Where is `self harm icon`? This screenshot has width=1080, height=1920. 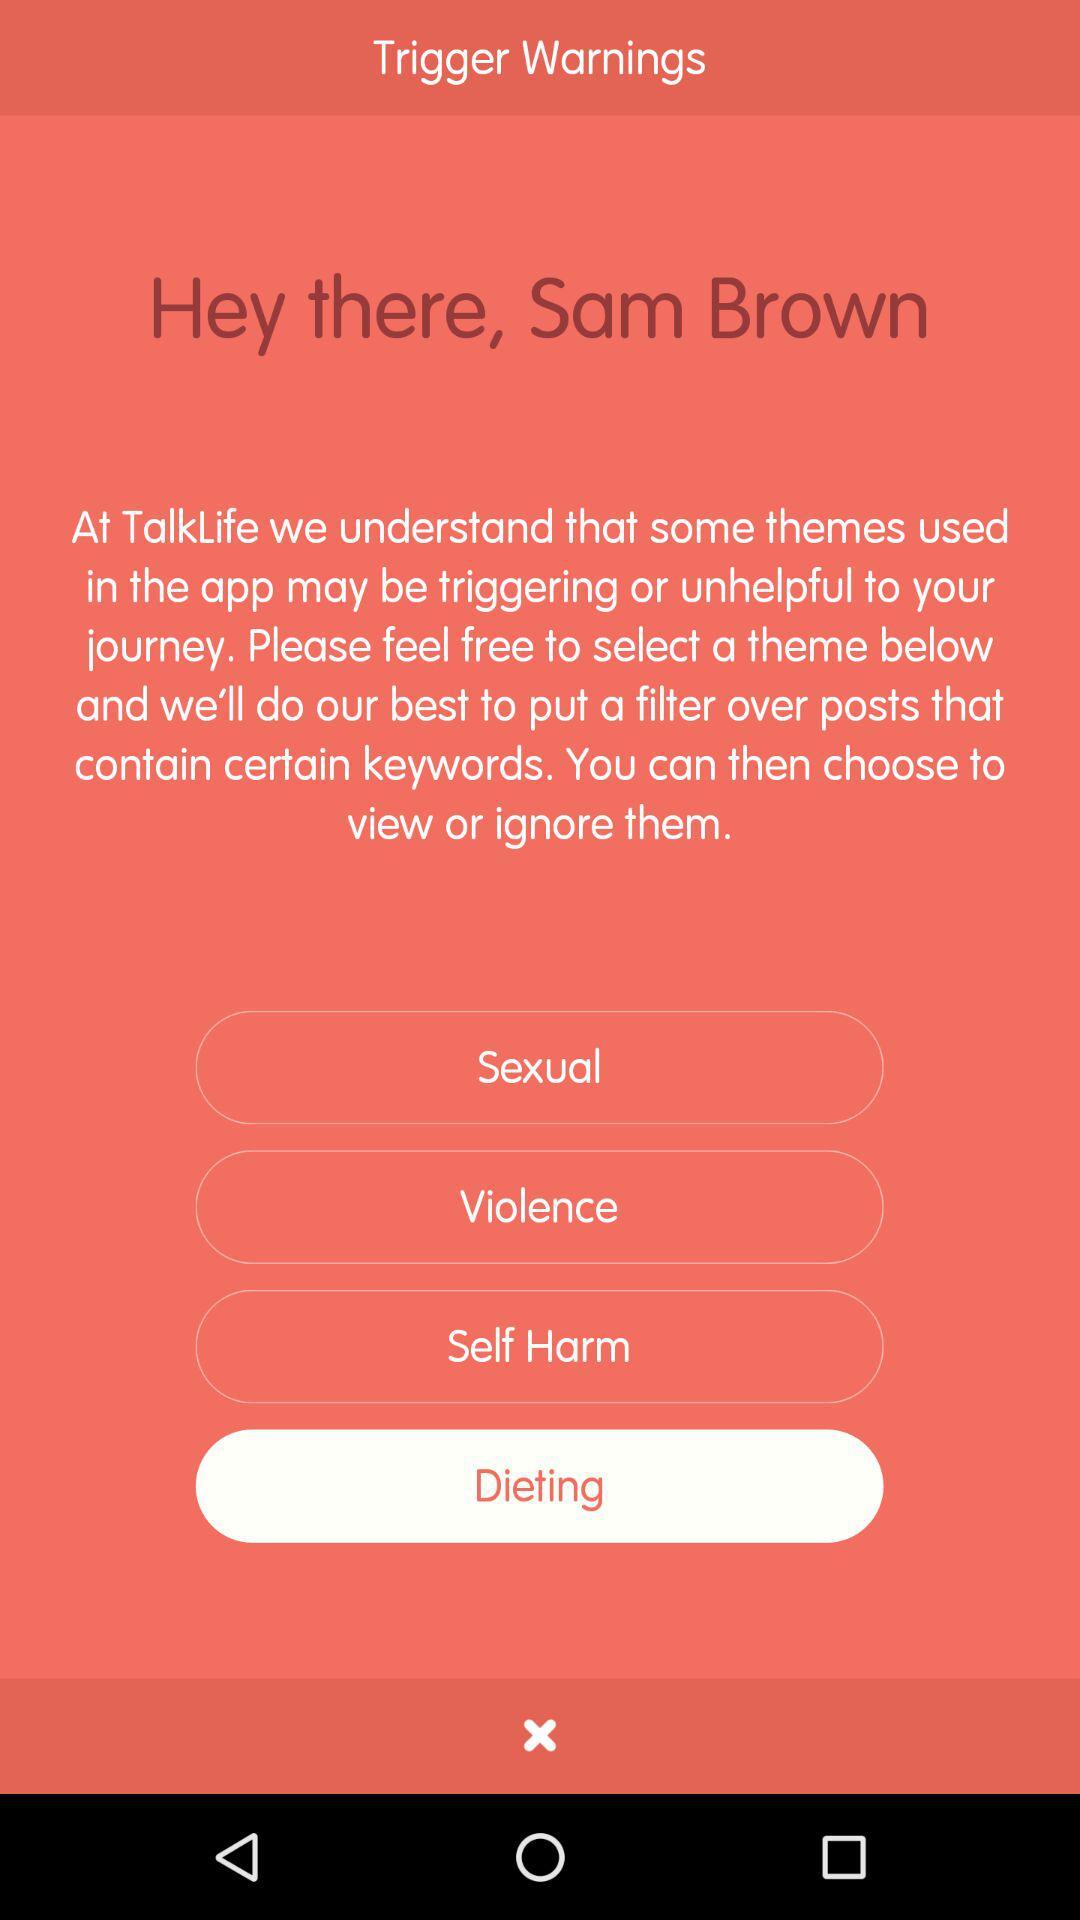
self harm icon is located at coordinates (538, 1346).